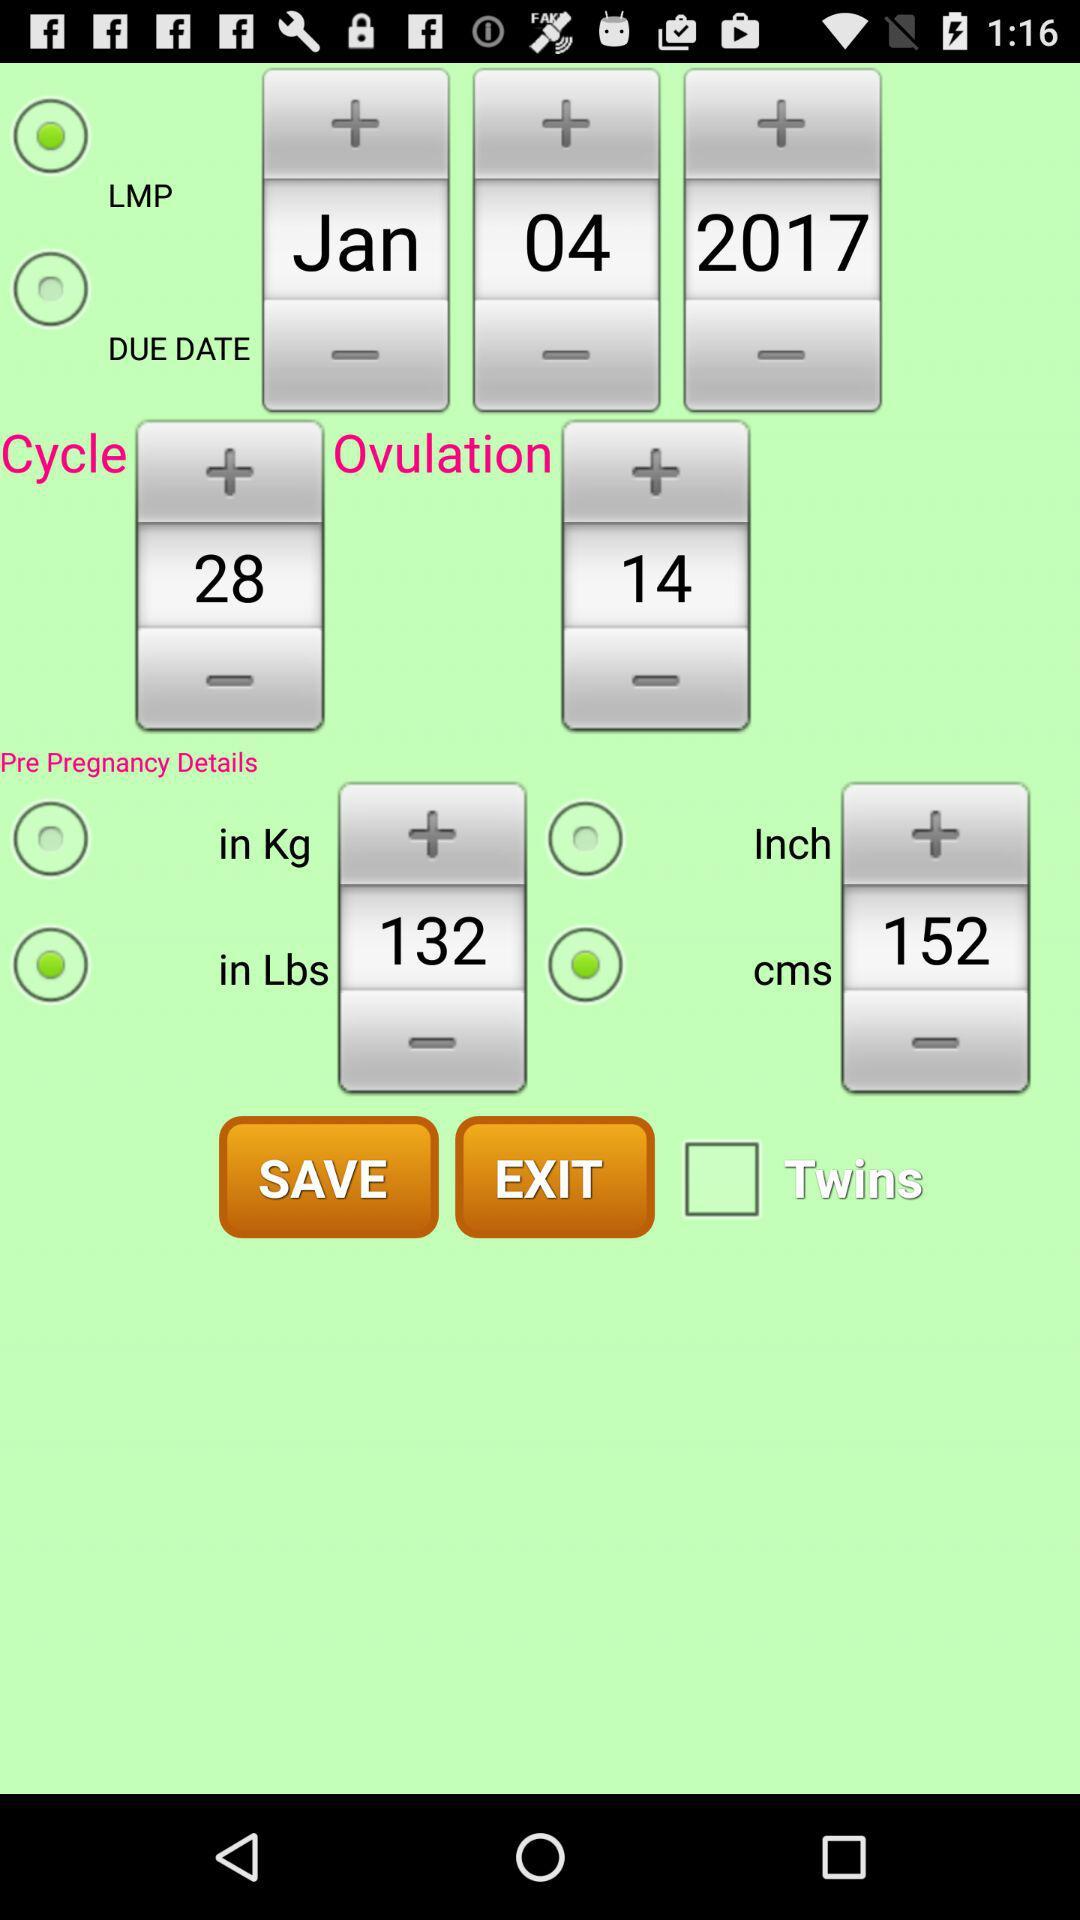 This screenshot has height=1920, width=1080. Describe the element at coordinates (354, 359) in the screenshot. I see `which is beside due date` at that location.